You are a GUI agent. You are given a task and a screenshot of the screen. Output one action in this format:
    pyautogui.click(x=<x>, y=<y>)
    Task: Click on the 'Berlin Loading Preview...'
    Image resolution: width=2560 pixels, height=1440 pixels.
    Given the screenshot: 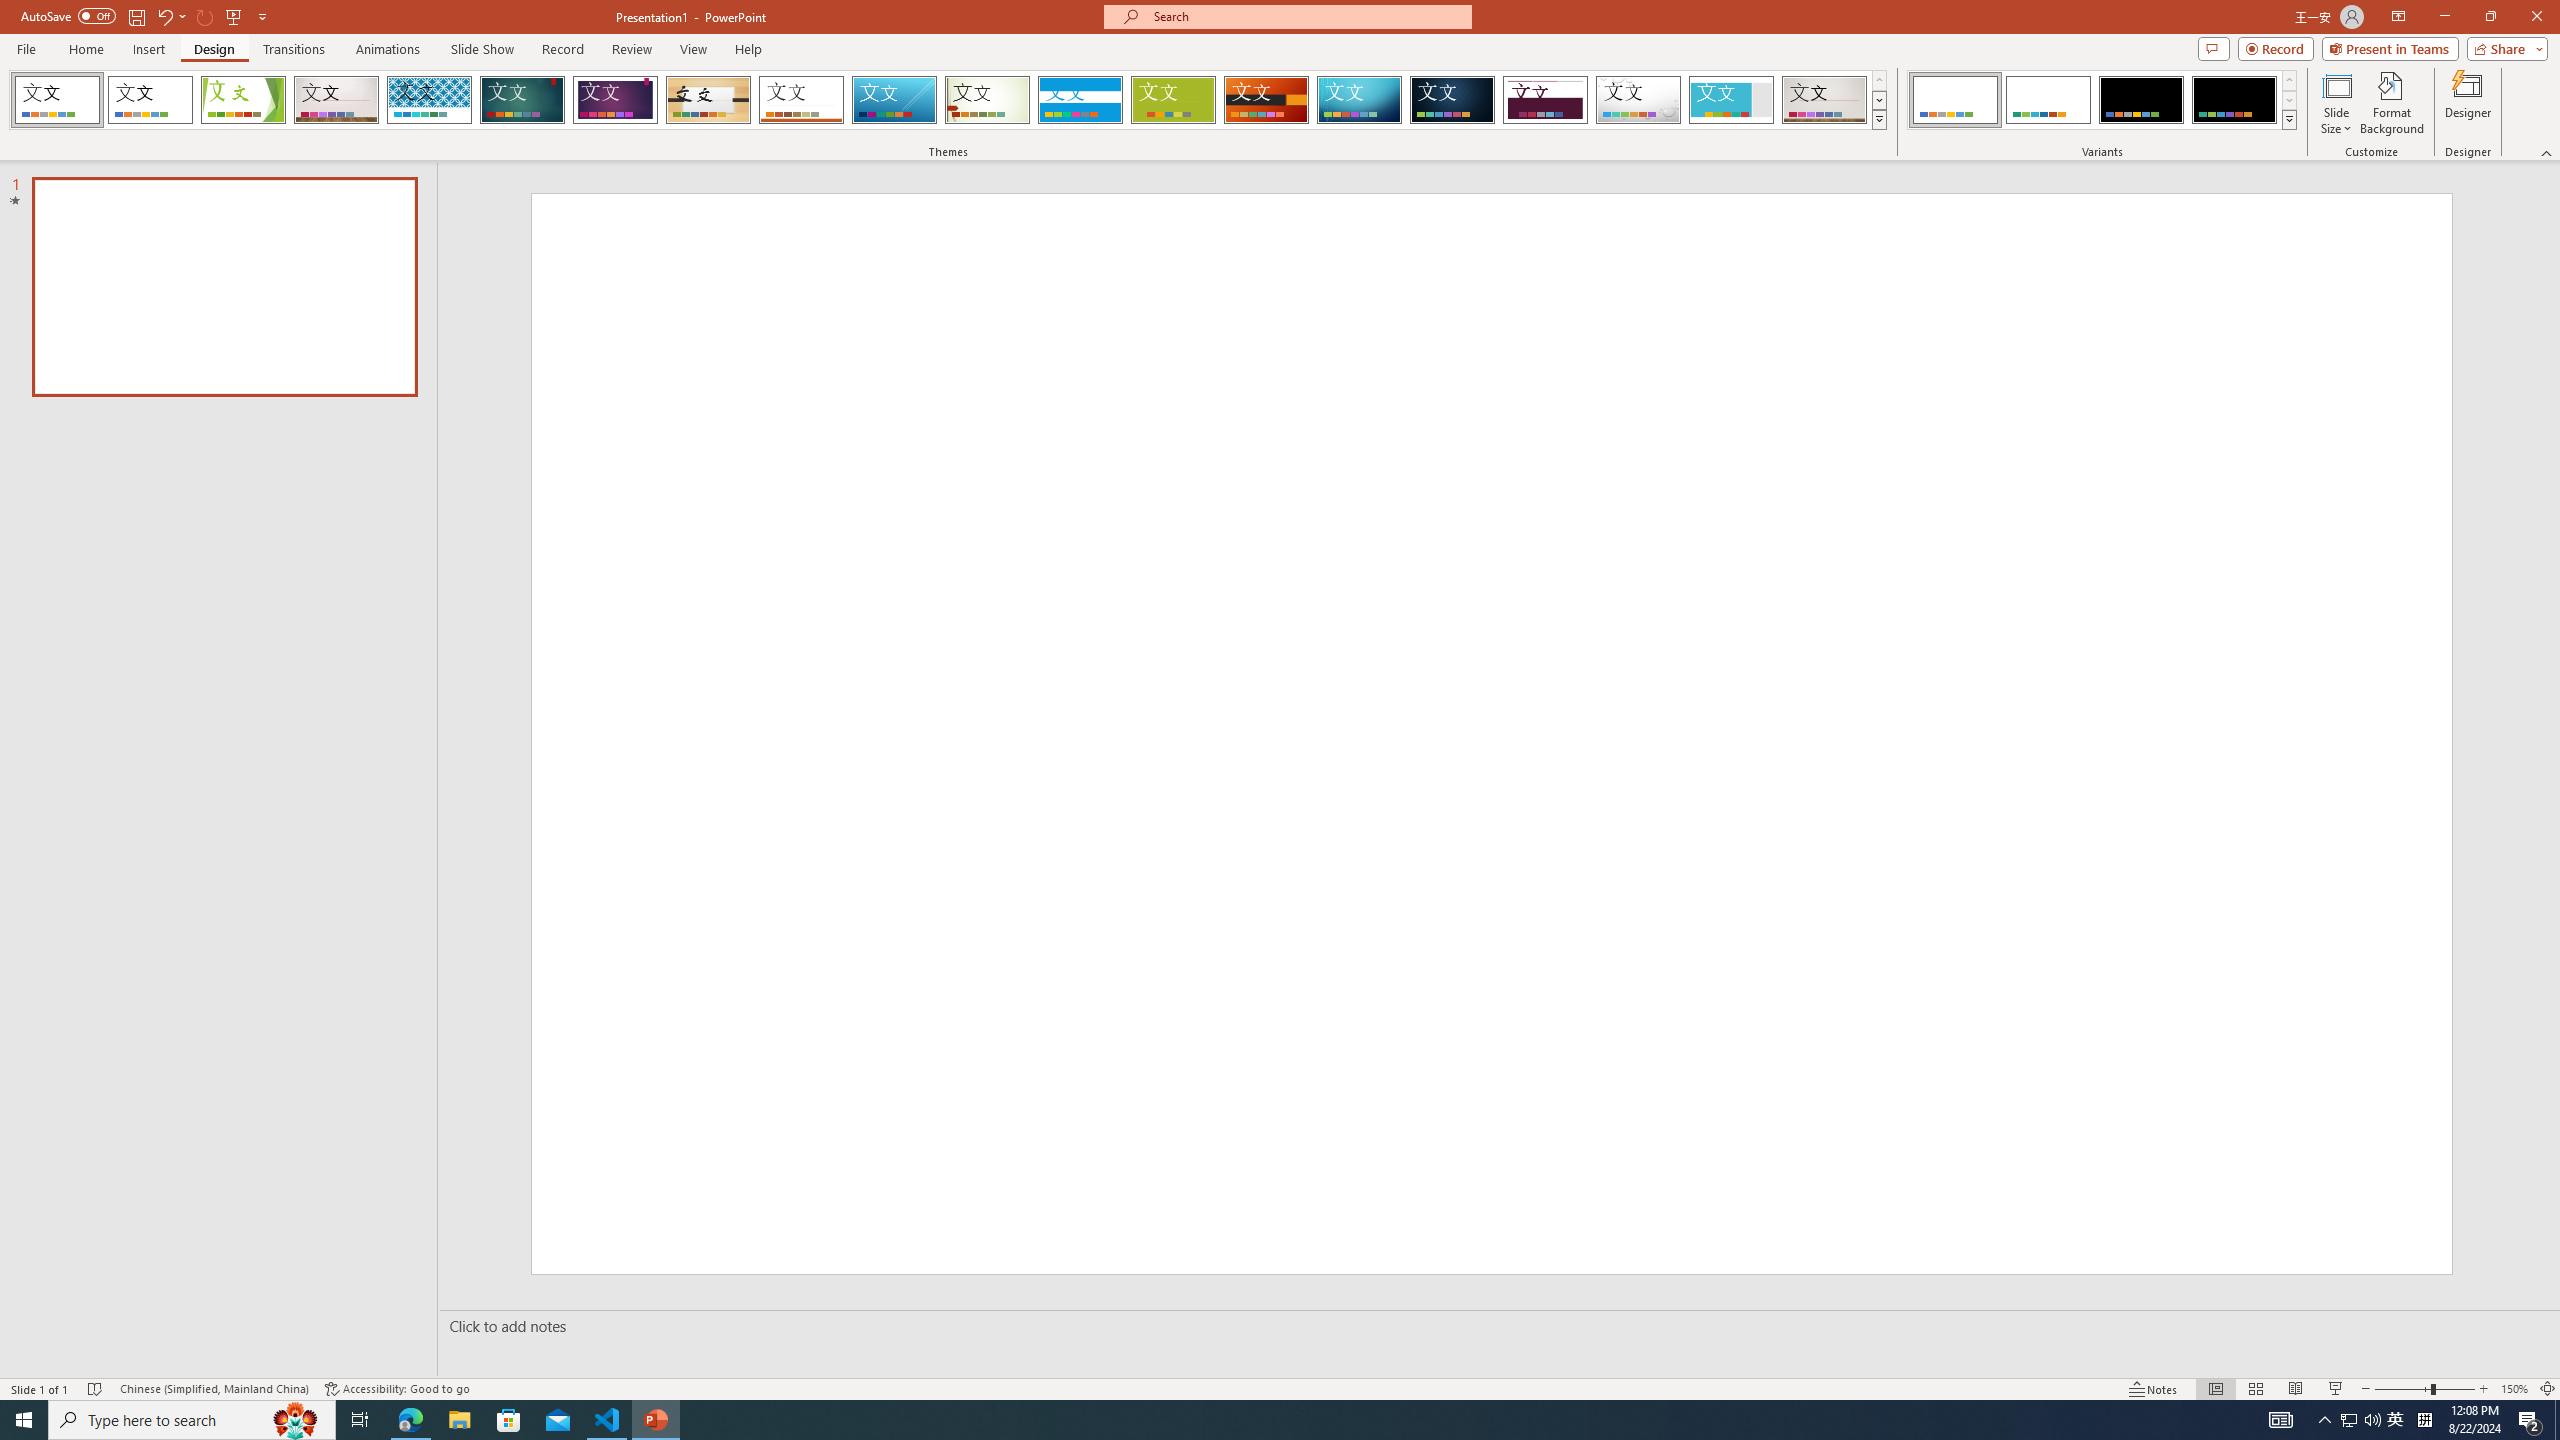 What is the action you would take?
    pyautogui.click(x=1267, y=99)
    